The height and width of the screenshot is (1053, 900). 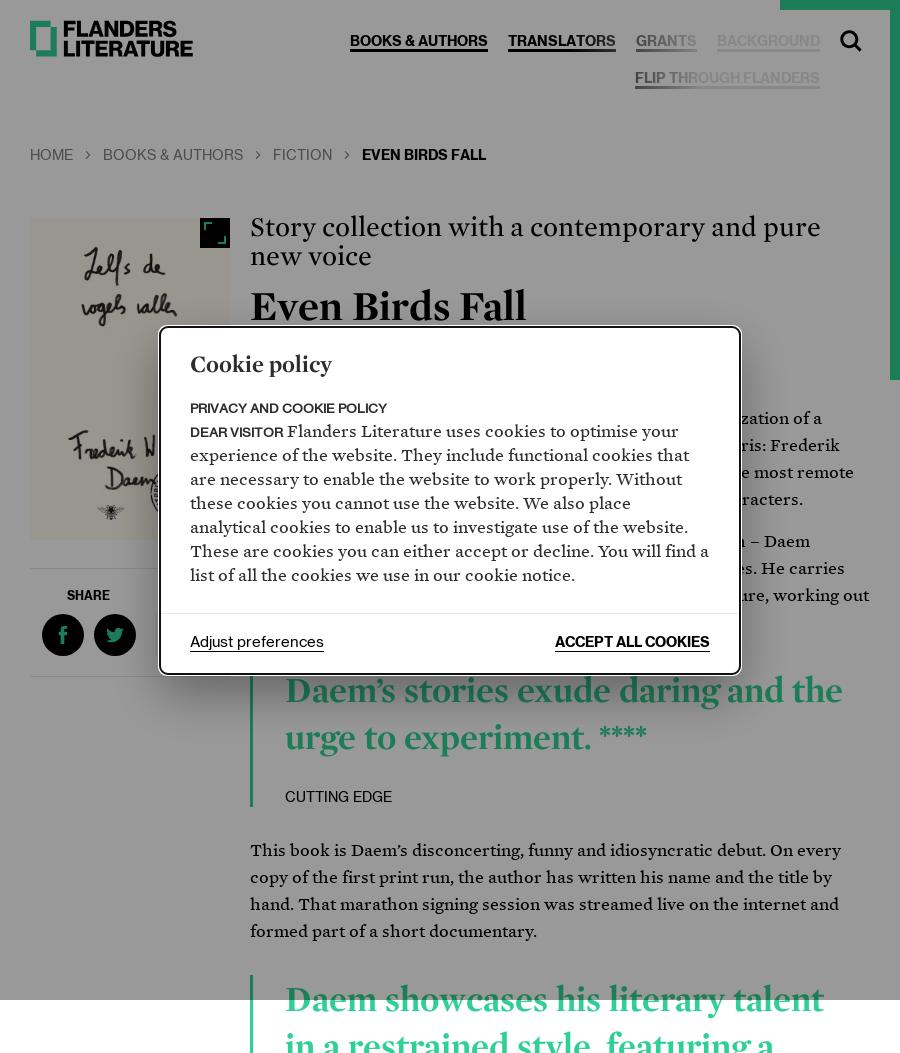 What do you see at coordinates (767, 42) in the screenshot?
I see `'Background'` at bounding box center [767, 42].